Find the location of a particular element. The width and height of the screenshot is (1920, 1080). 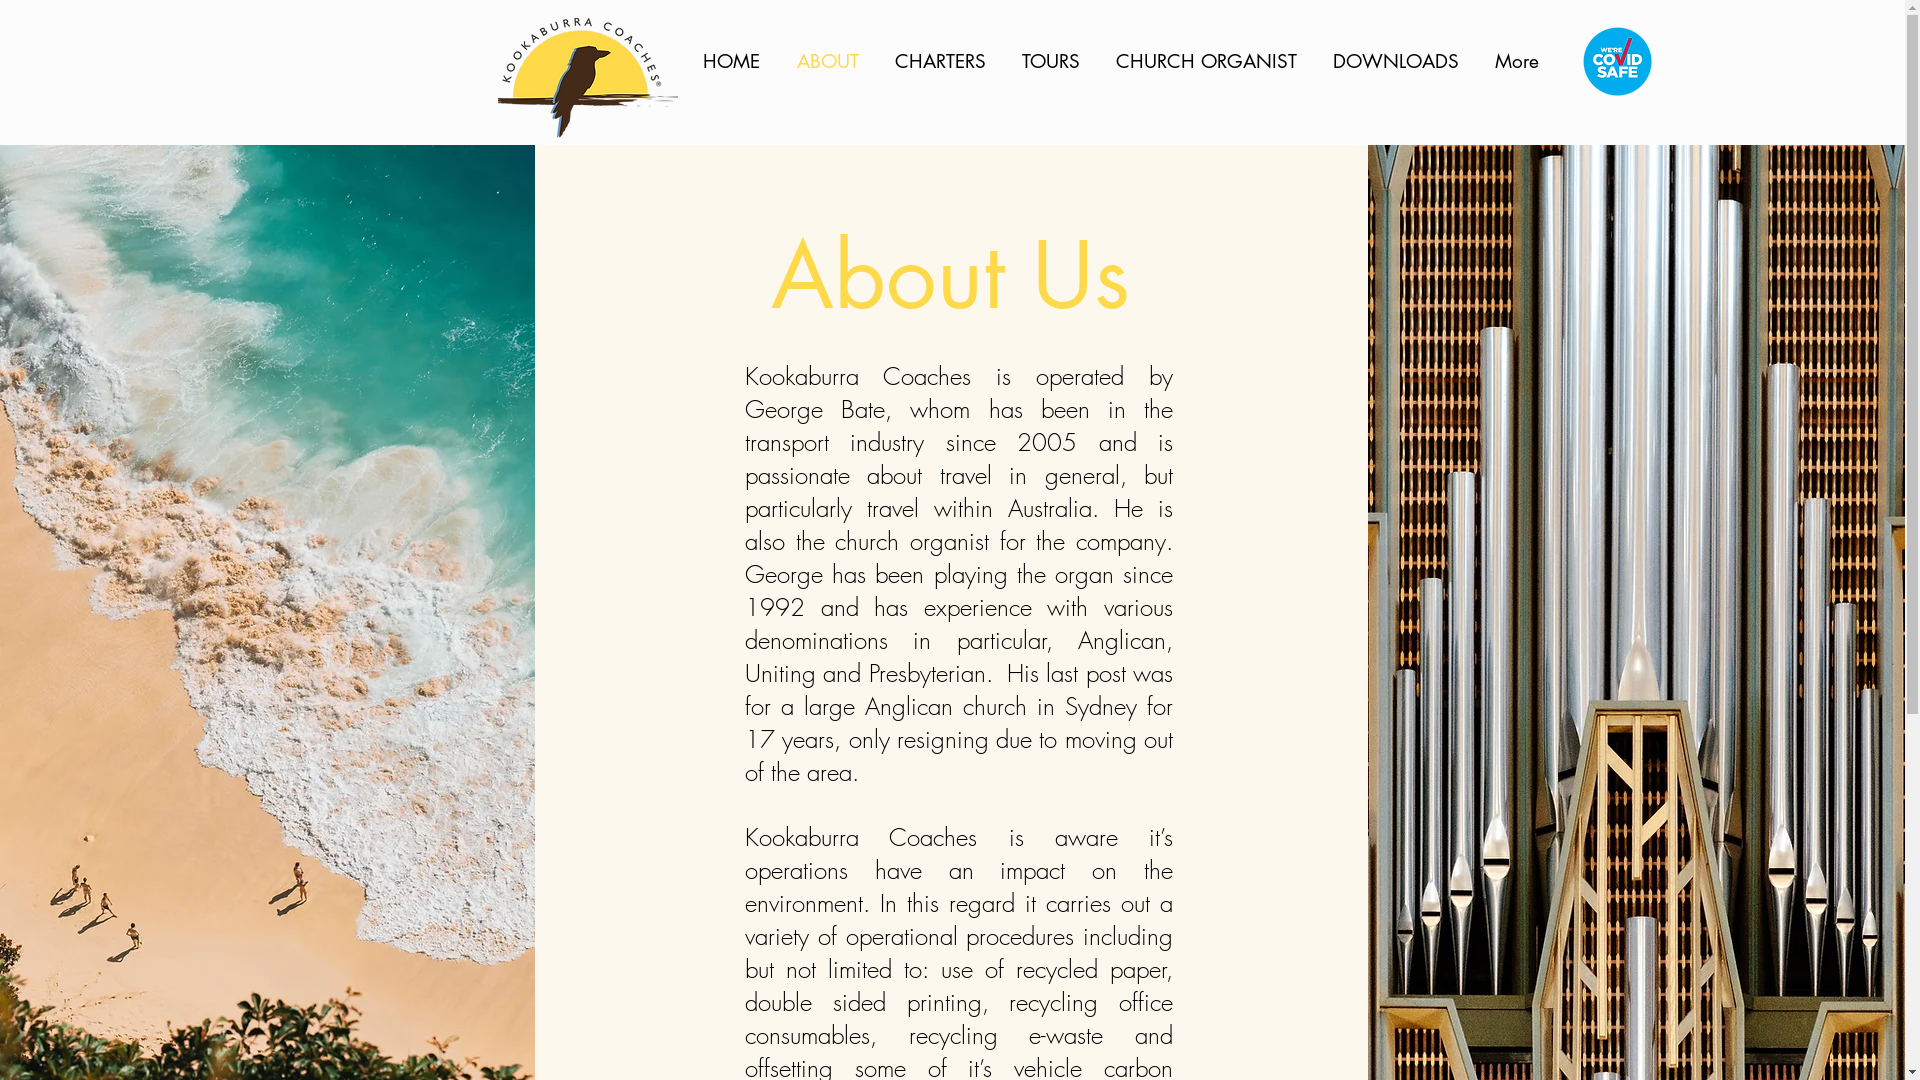

'CHARTERS' is located at coordinates (942, 60).